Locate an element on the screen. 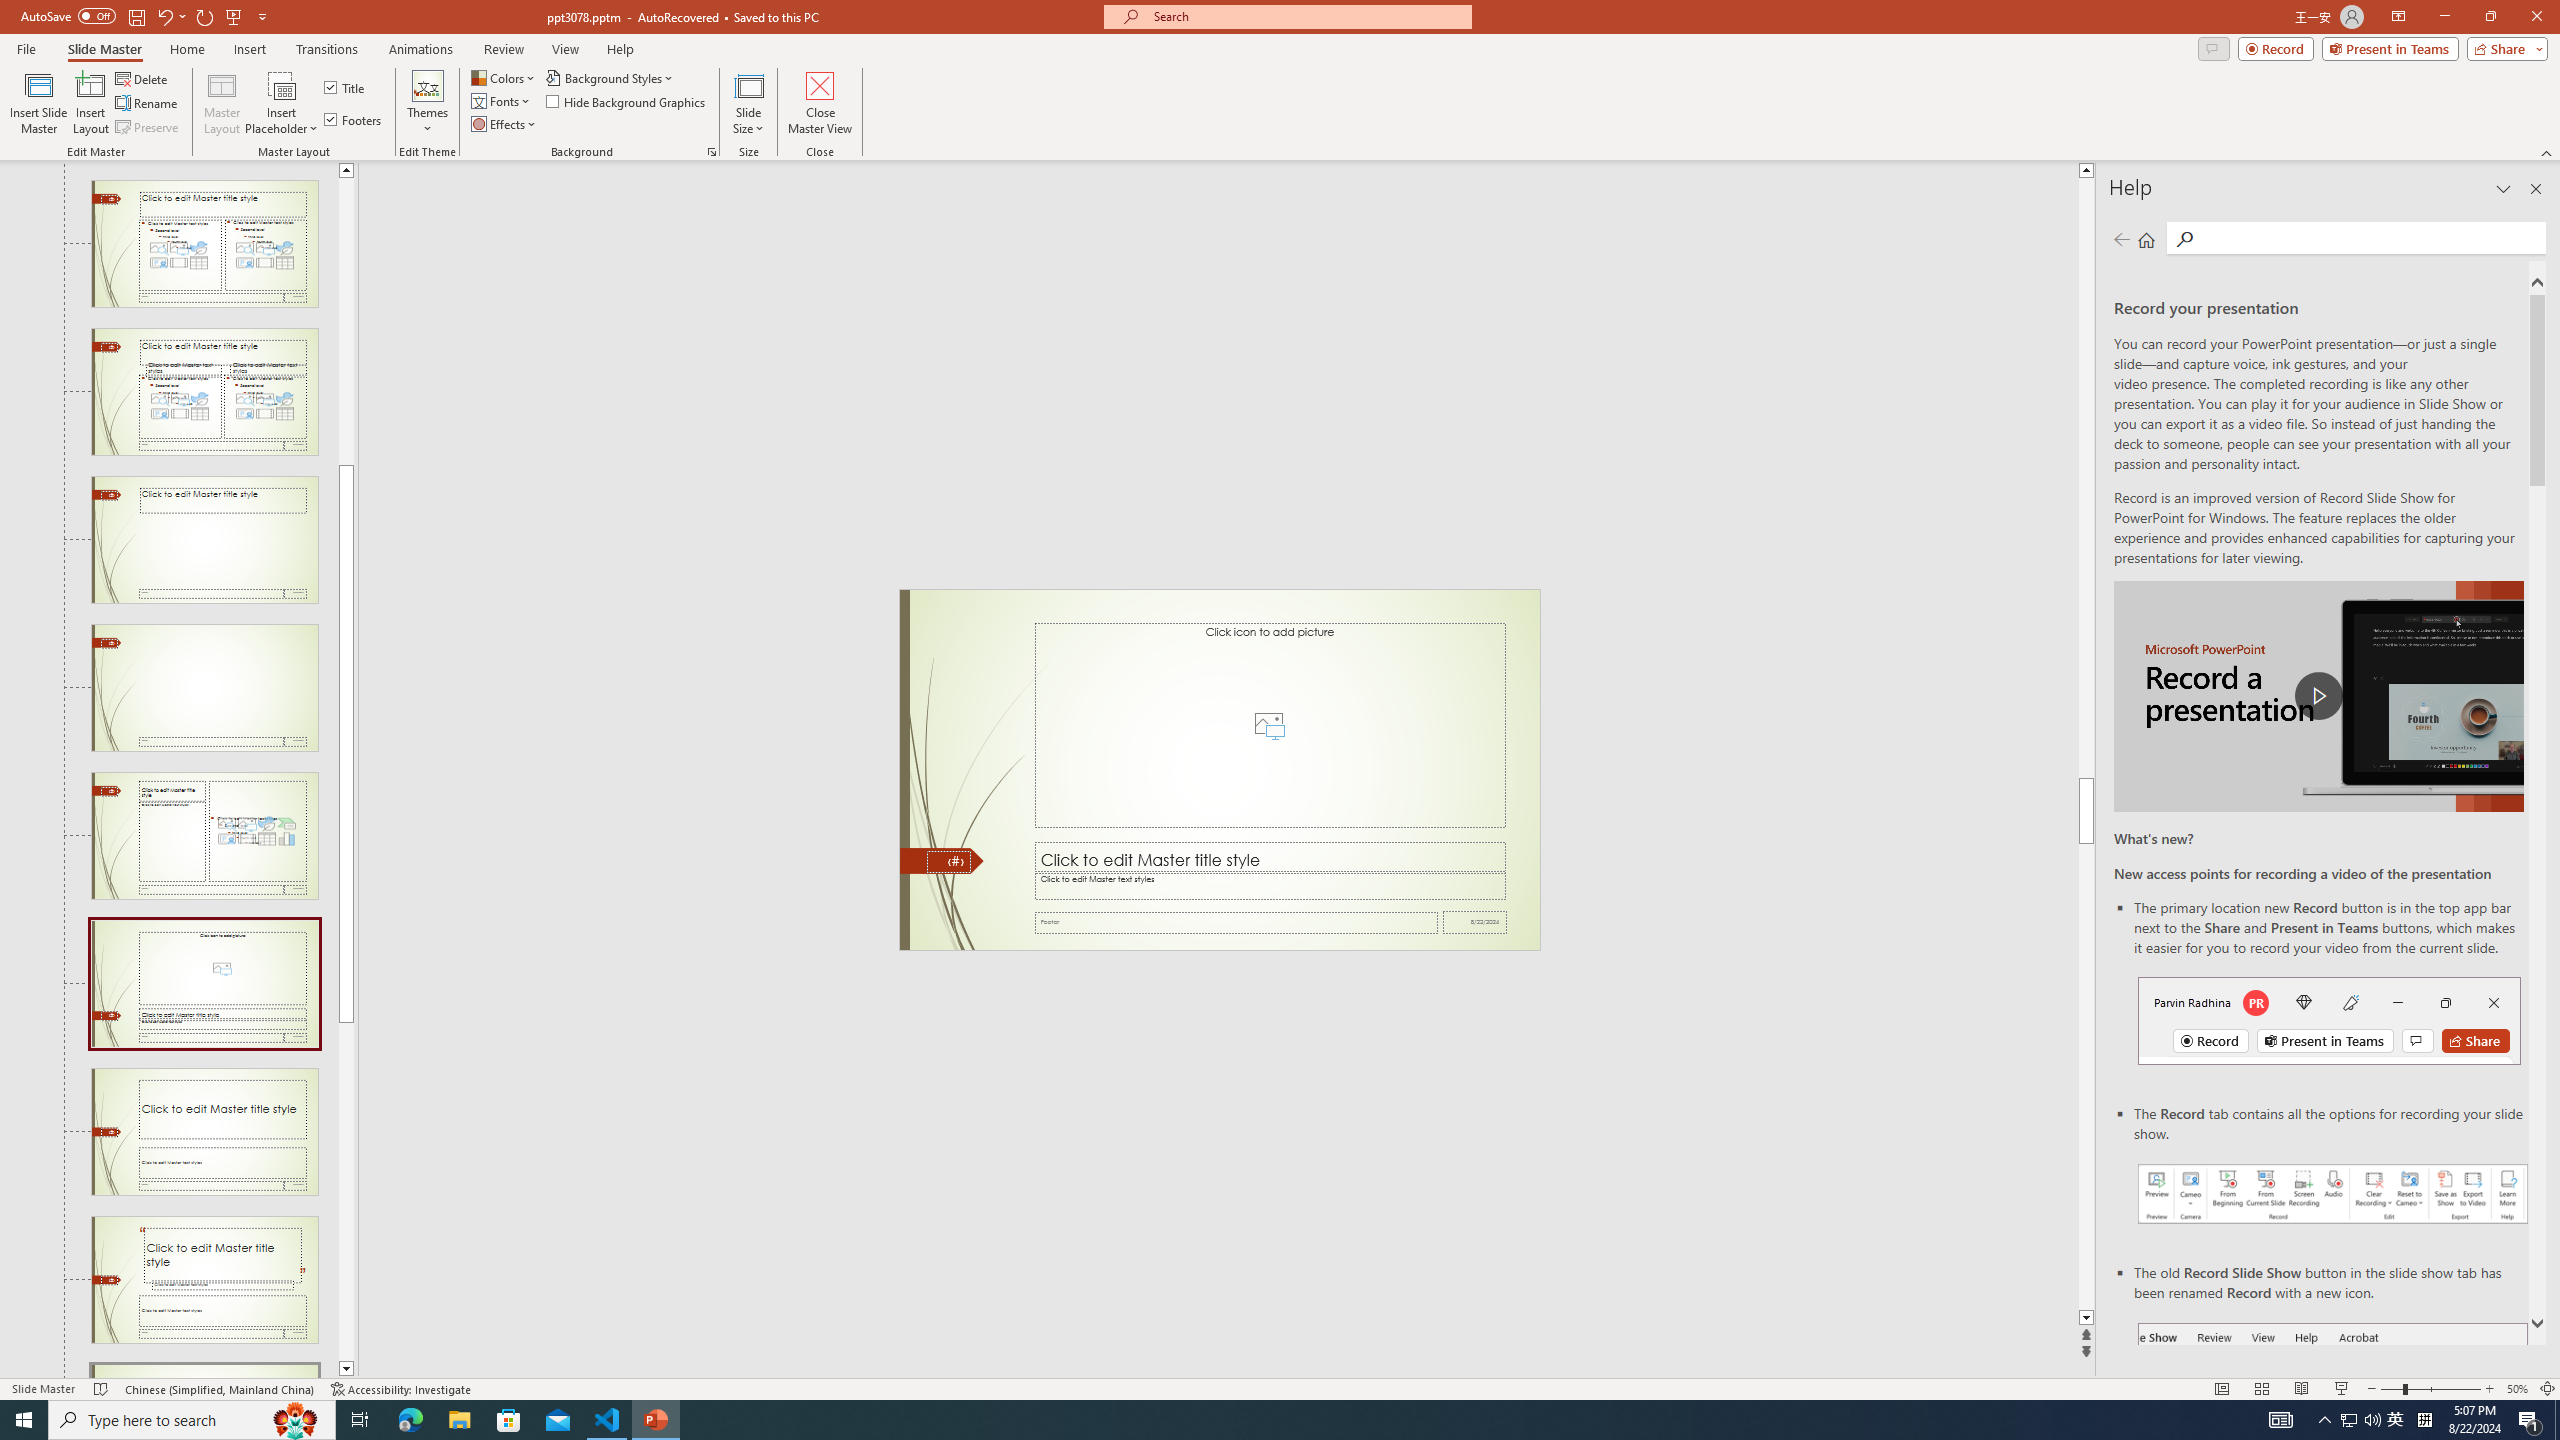  'Close pane' is located at coordinates (2535, 188).